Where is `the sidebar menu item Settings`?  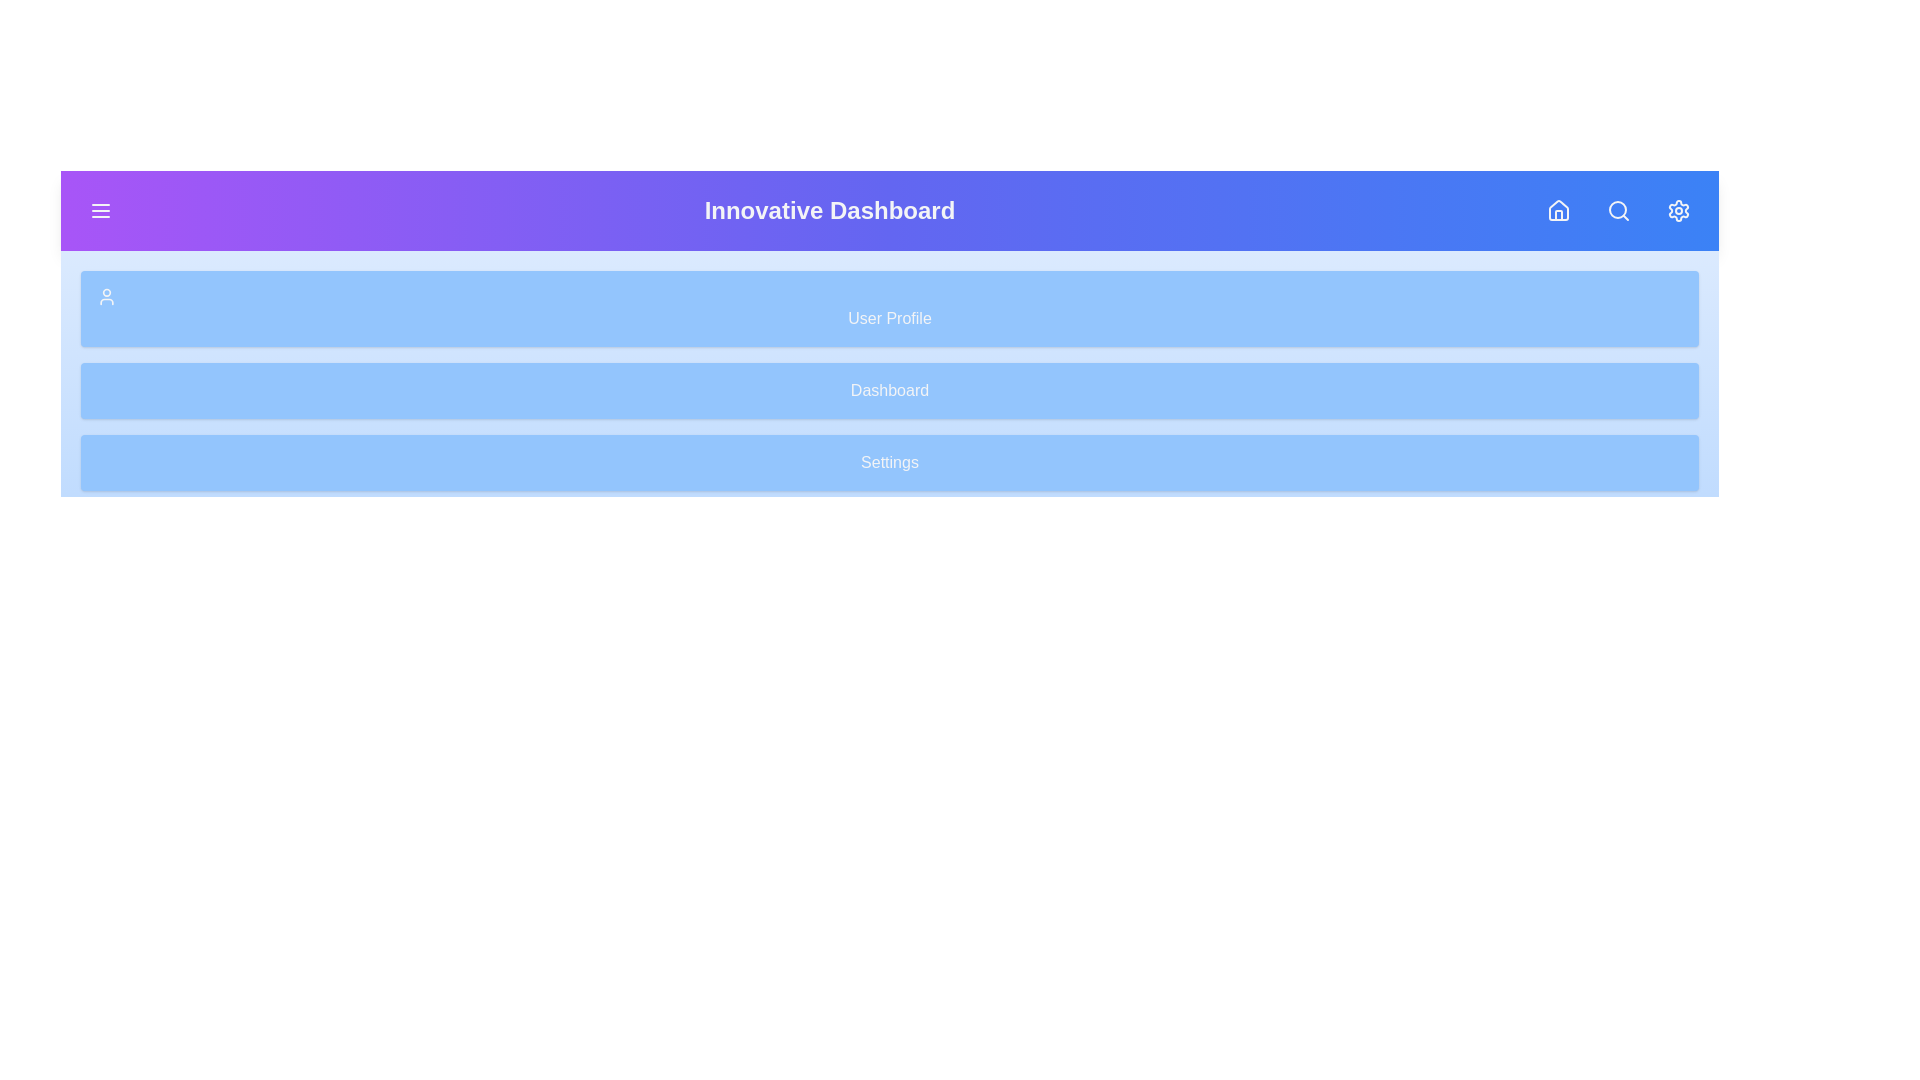 the sidebar menu item Settings is located at coordinates (888, 462).